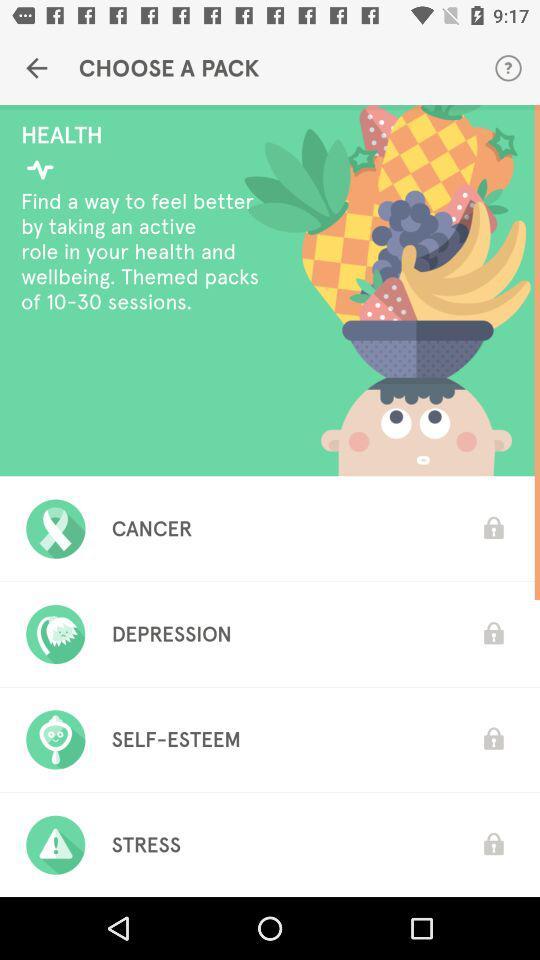  I want to click on depression, so click(171, 633).